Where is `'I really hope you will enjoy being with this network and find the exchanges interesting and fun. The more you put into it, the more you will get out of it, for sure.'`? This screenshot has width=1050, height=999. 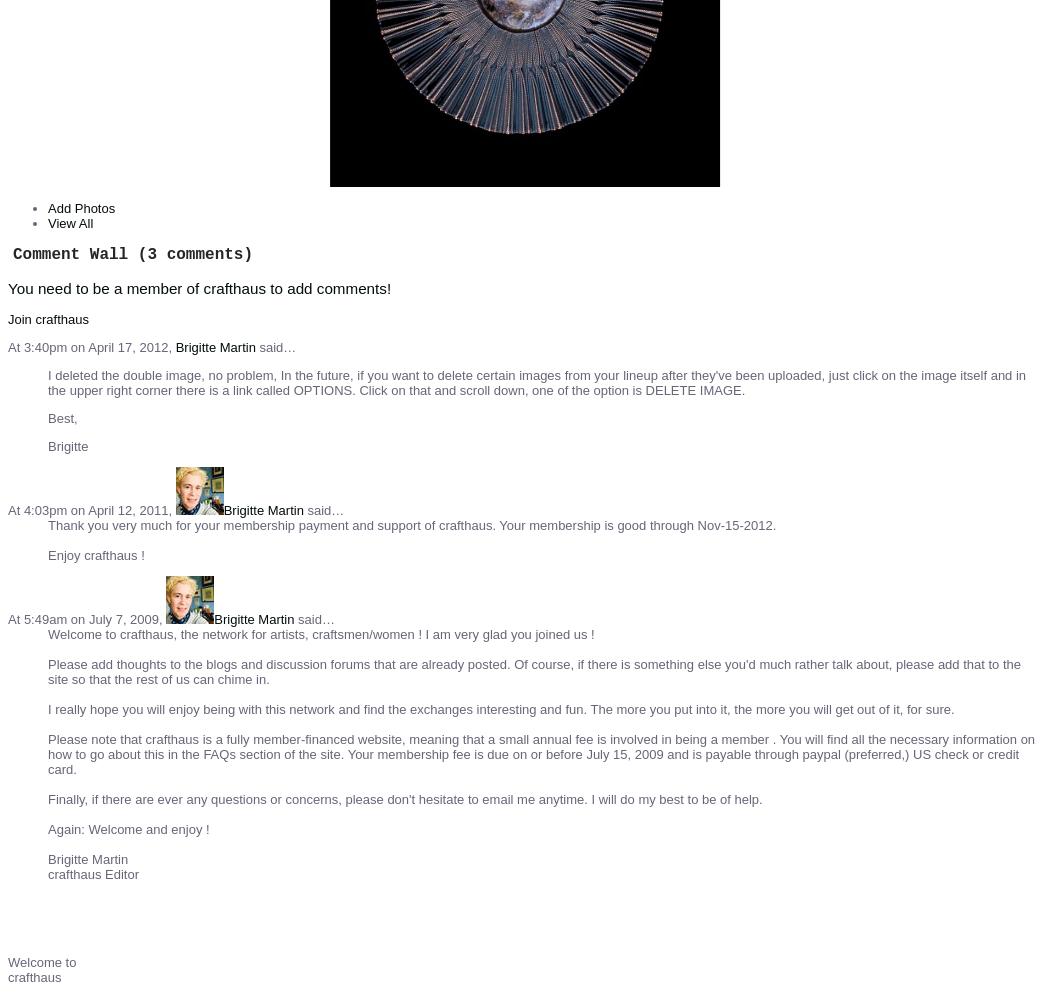 'I really hope you will enjoy being with this network and find the exchanges interesting and fun. The more you put into it, the more you will get out of it, for sure.' is located at coordinates (499, 708).